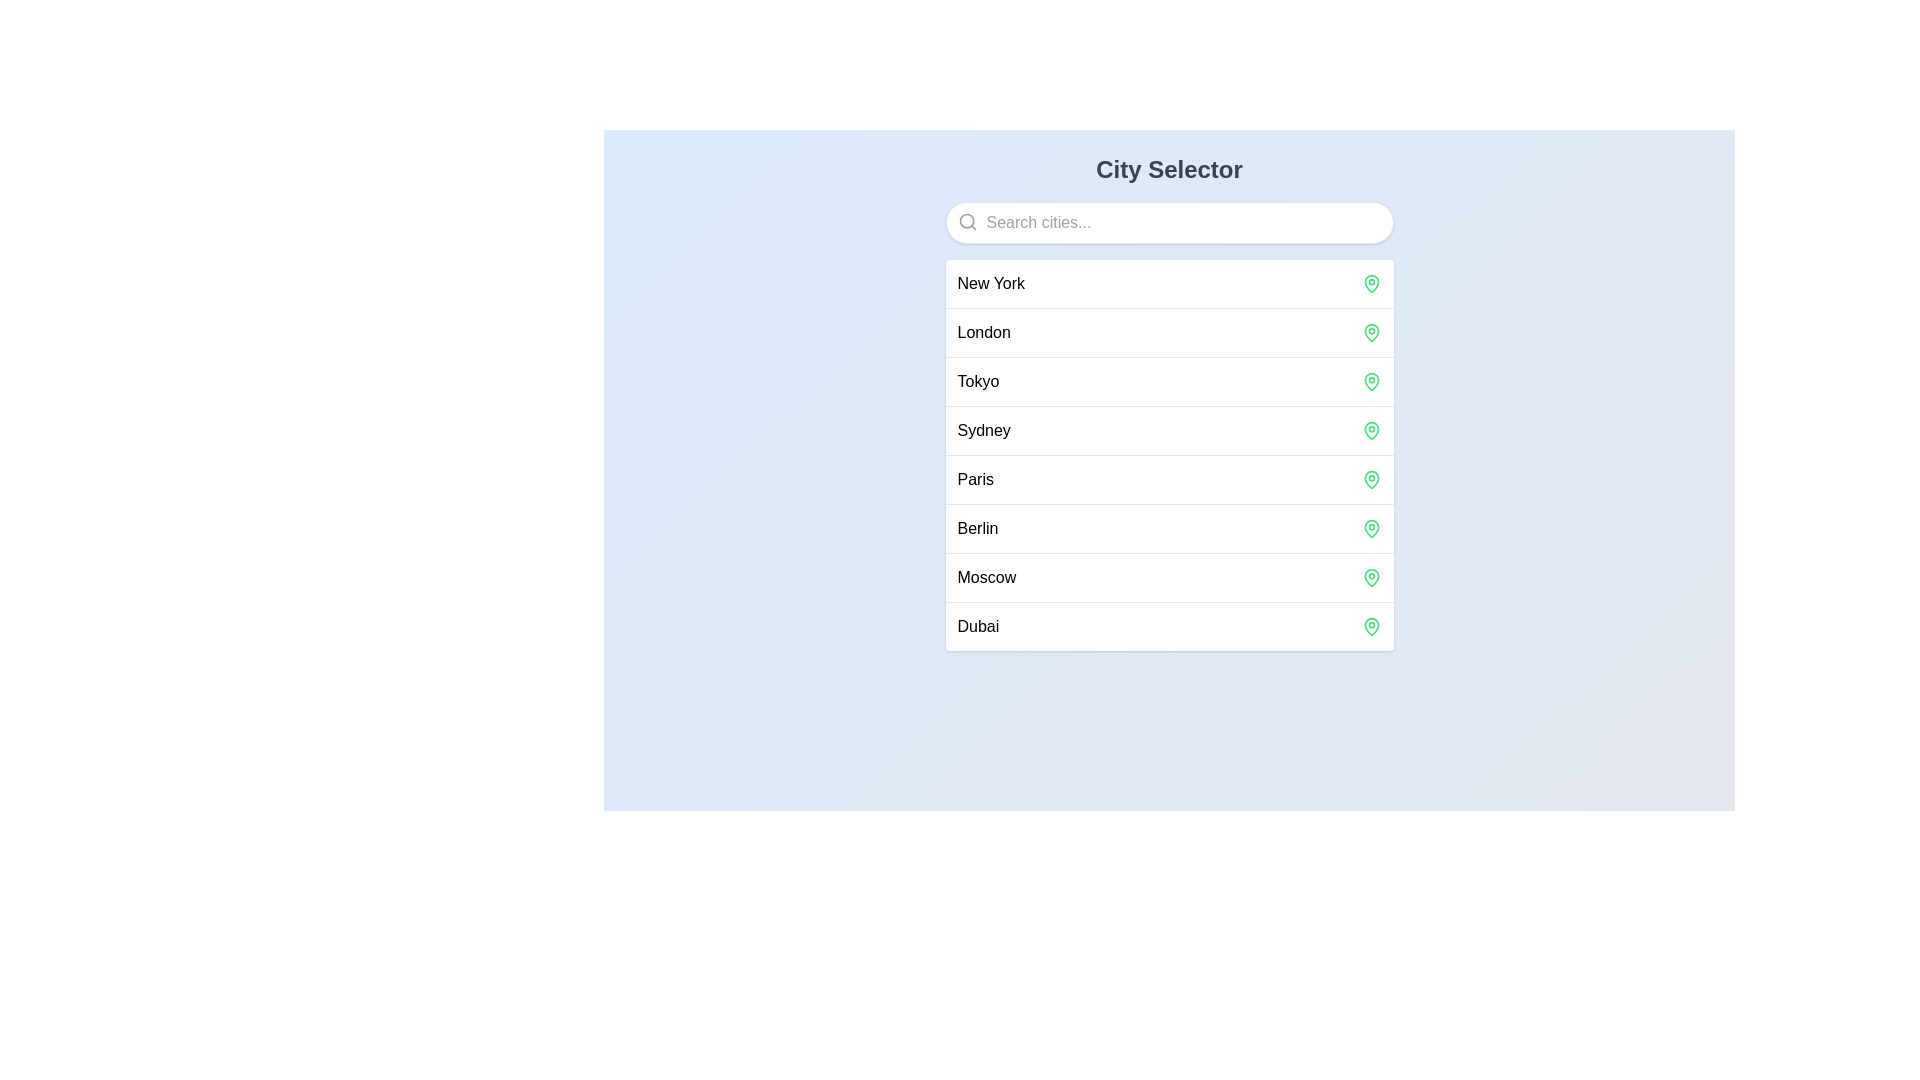  What do you see at coordinates (1370, 430) in the screenshot?
I see `the map pin icon located near the right edge of the row labeled 'Sydney'` at bounding box center [1370, 430].